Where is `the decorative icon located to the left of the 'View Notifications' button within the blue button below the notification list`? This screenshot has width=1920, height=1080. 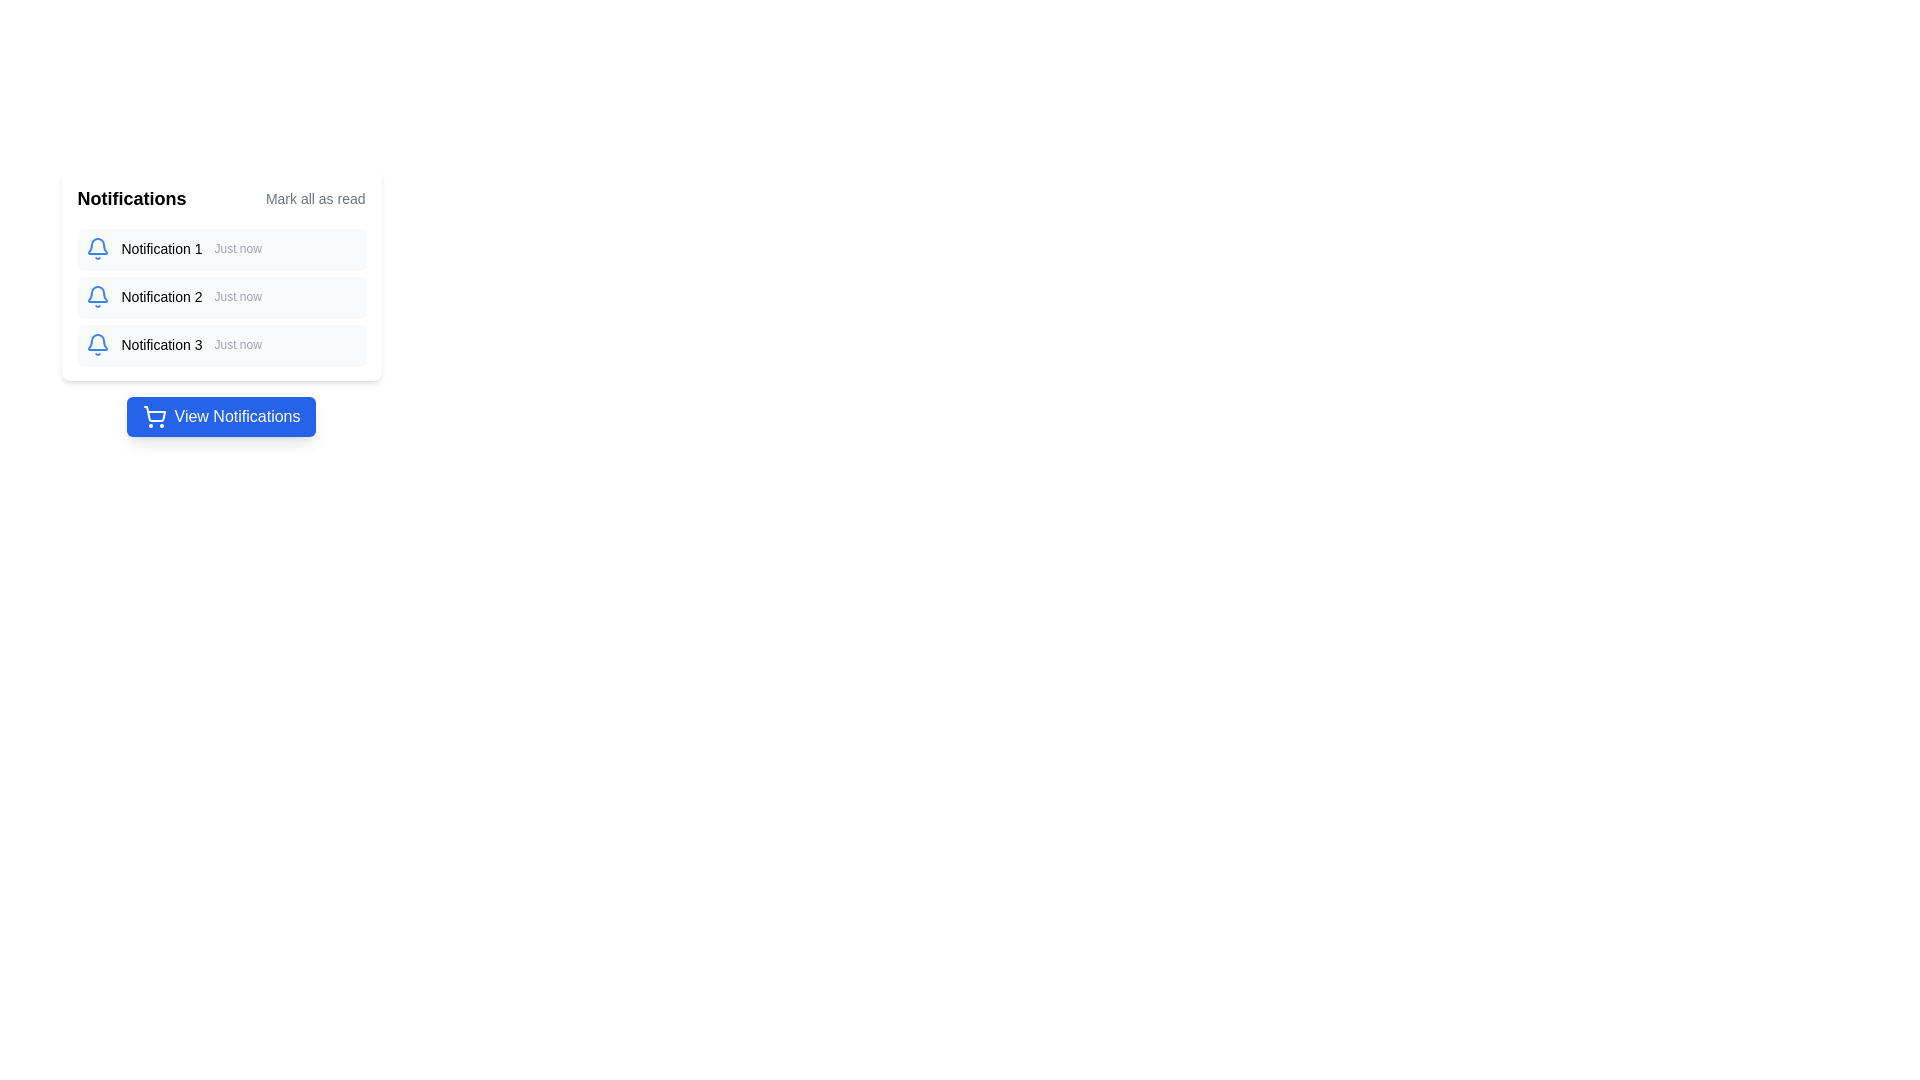 the decorative icon located to the left of the 'View Notifications' button within the blue button below the notification list is located at coordinates (153, 415).